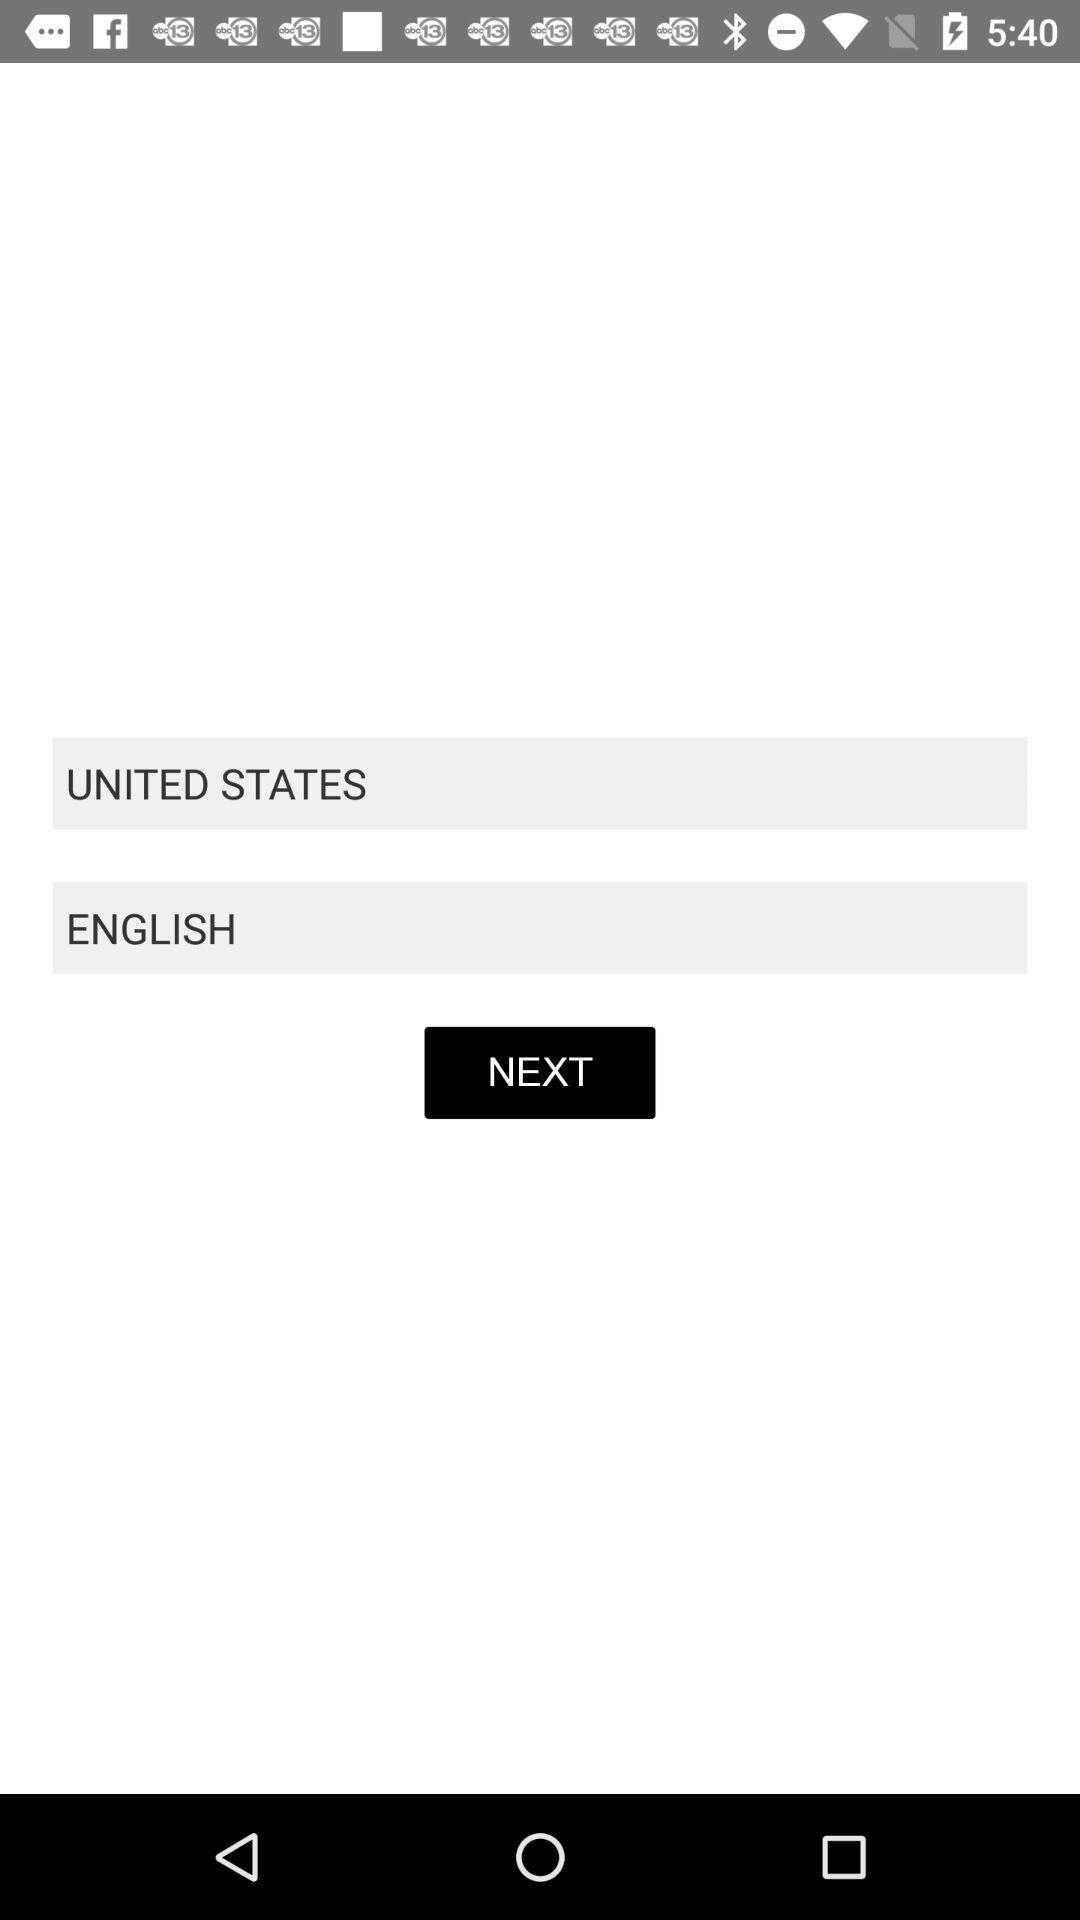 The width and height of the screenshot is (1080, 1920). Describe the element at coordinates (540, 927) in the screenshot. I see `english` at that location.